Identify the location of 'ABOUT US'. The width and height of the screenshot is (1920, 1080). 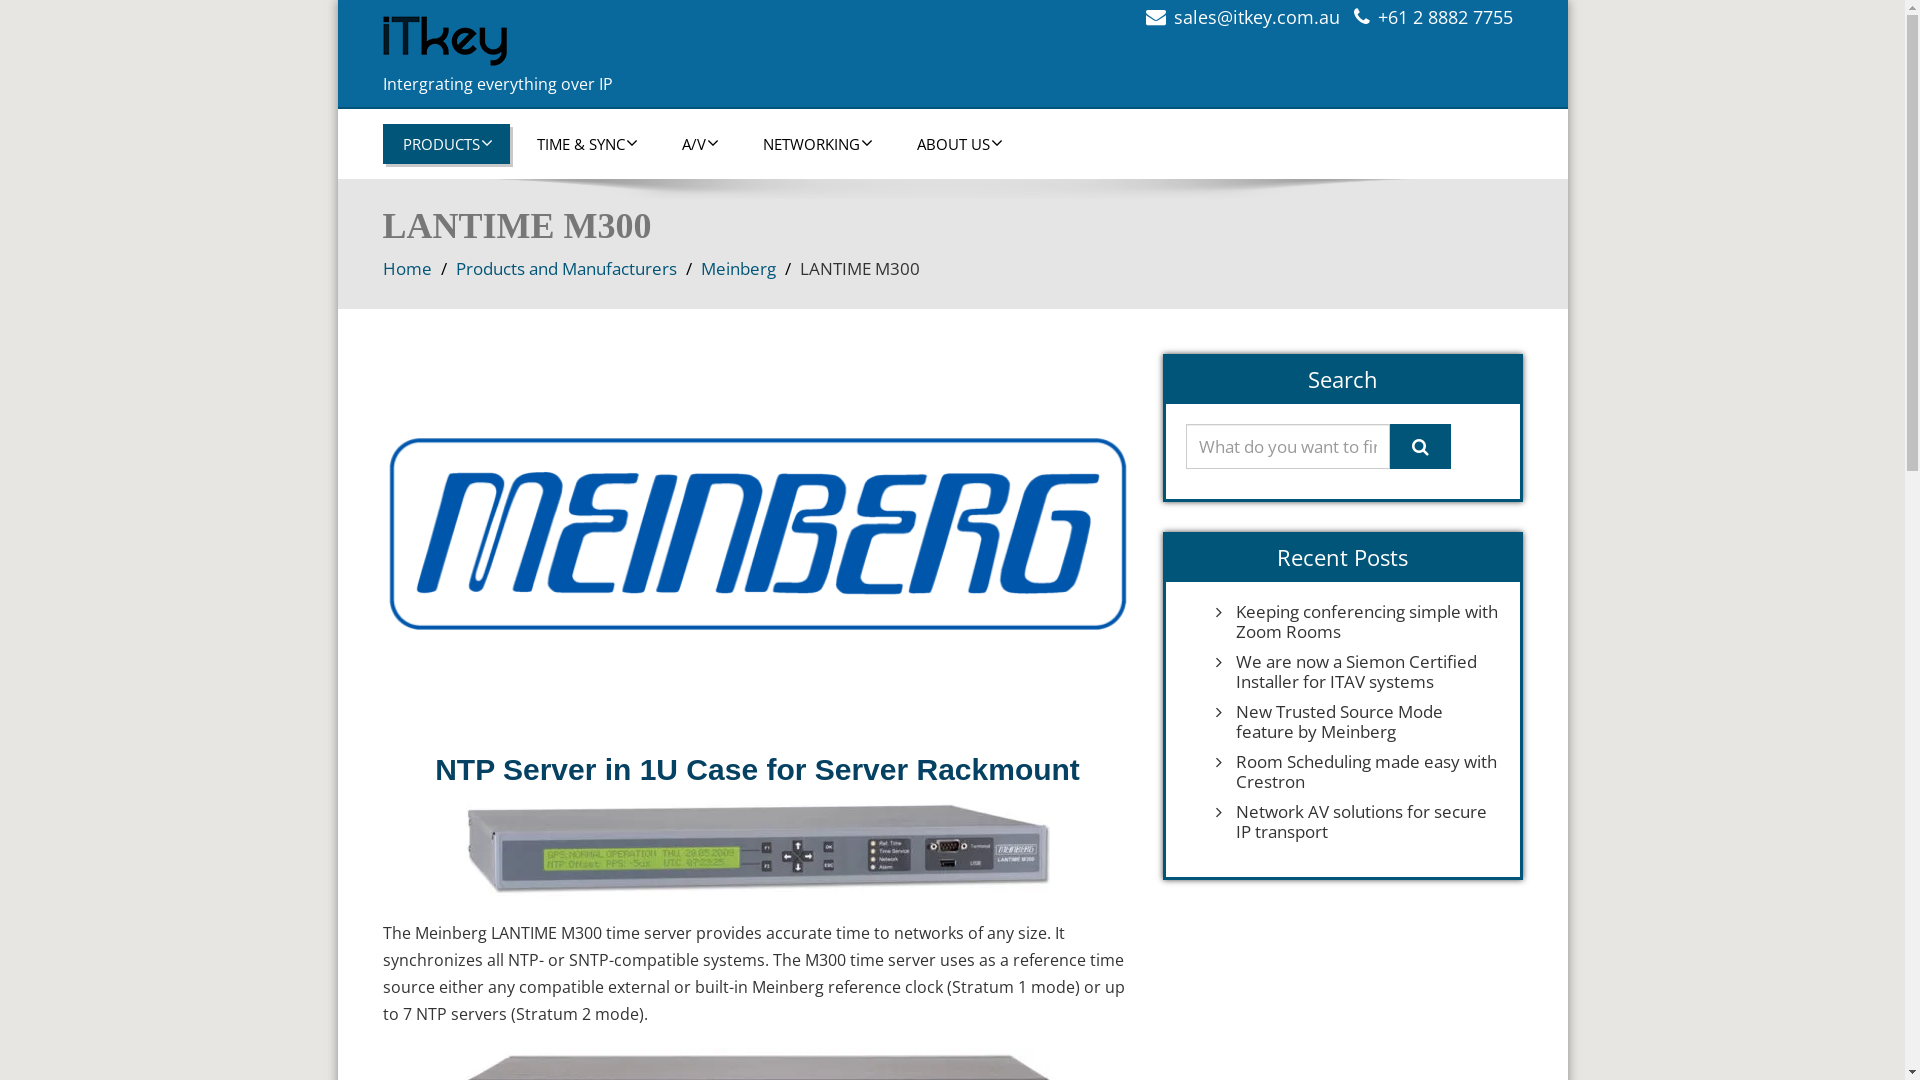
(895, 142).